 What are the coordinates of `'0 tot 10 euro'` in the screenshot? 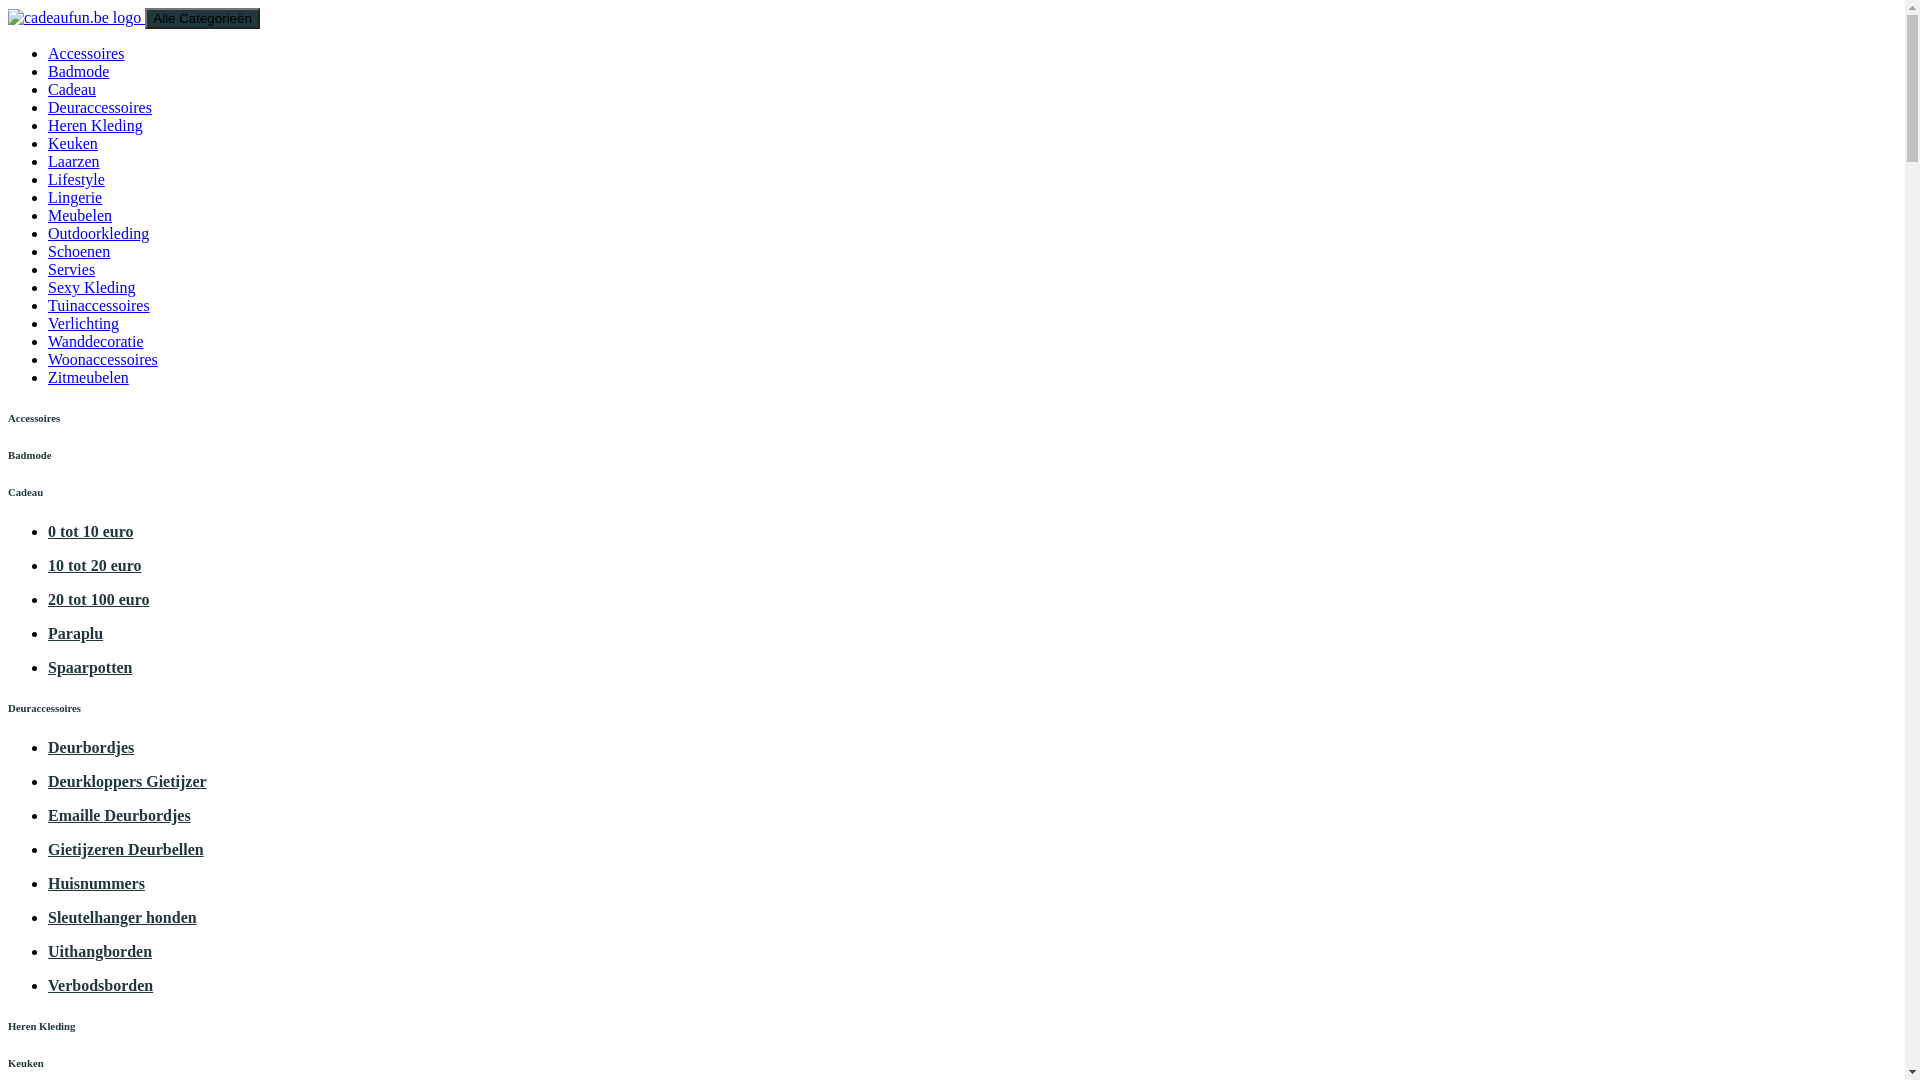 It's located at (89, 530).